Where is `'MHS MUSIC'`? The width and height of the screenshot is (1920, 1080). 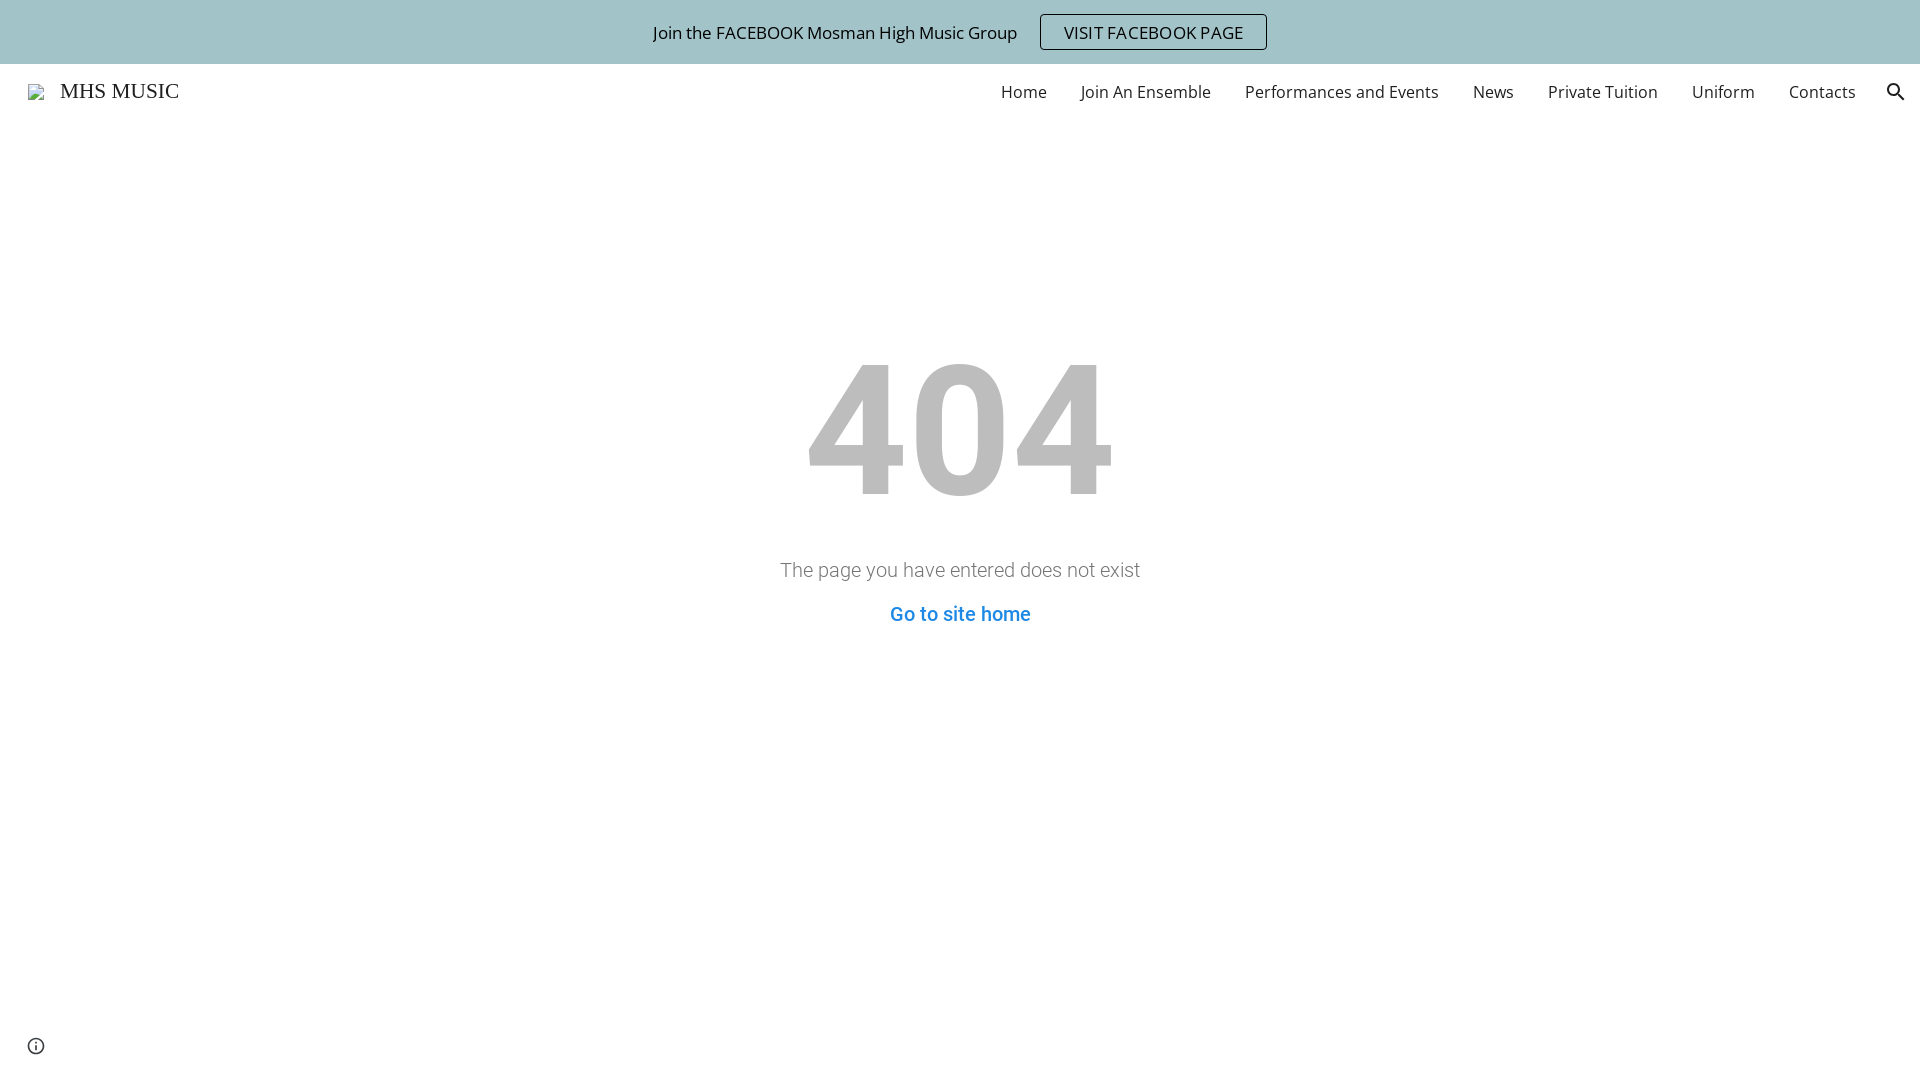
'MHS MUSIC' is located at coordinates (102, 88).